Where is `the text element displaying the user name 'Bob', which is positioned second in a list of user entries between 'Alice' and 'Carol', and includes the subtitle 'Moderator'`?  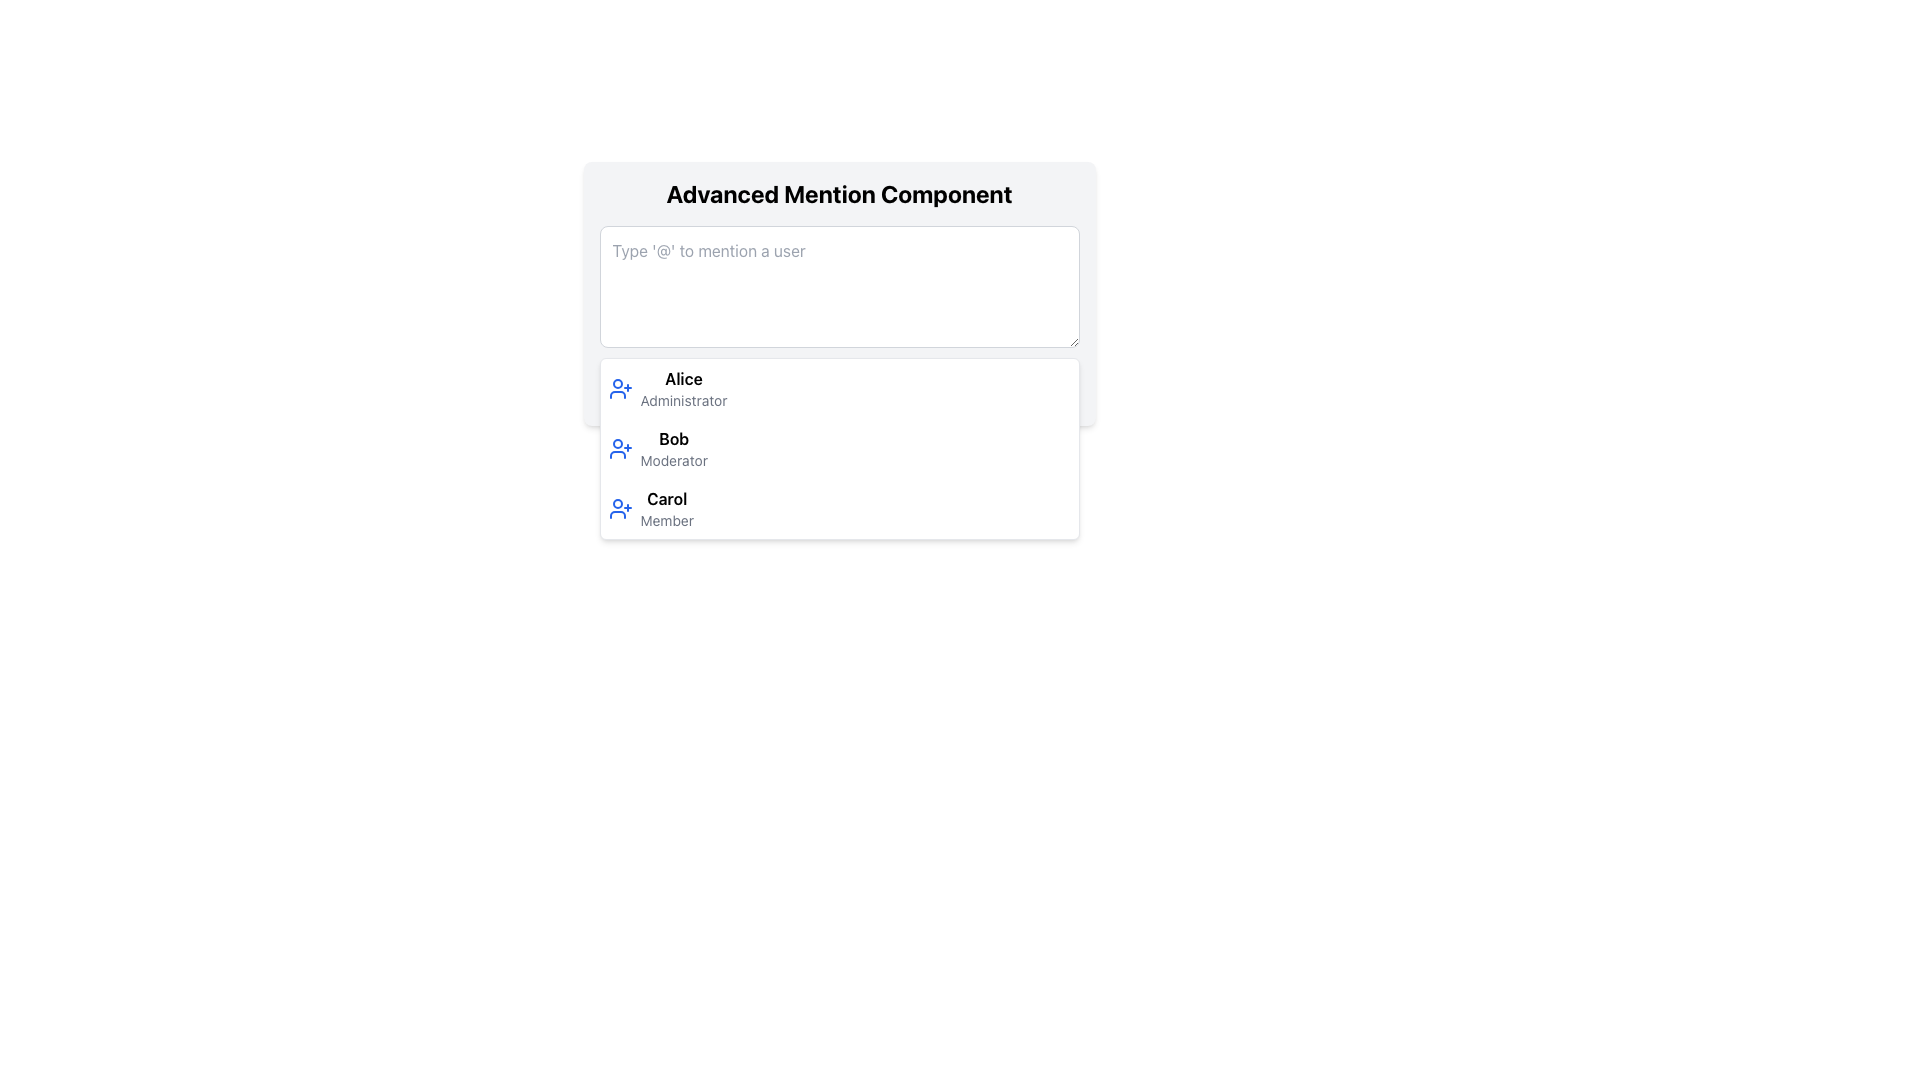
the text element displaying the user name 'Bob', which is positioned second in a list of user entries between 'Alice' and 'Carol', and includes the subtitle 'Moderator' is located at coordinates (674, 438).